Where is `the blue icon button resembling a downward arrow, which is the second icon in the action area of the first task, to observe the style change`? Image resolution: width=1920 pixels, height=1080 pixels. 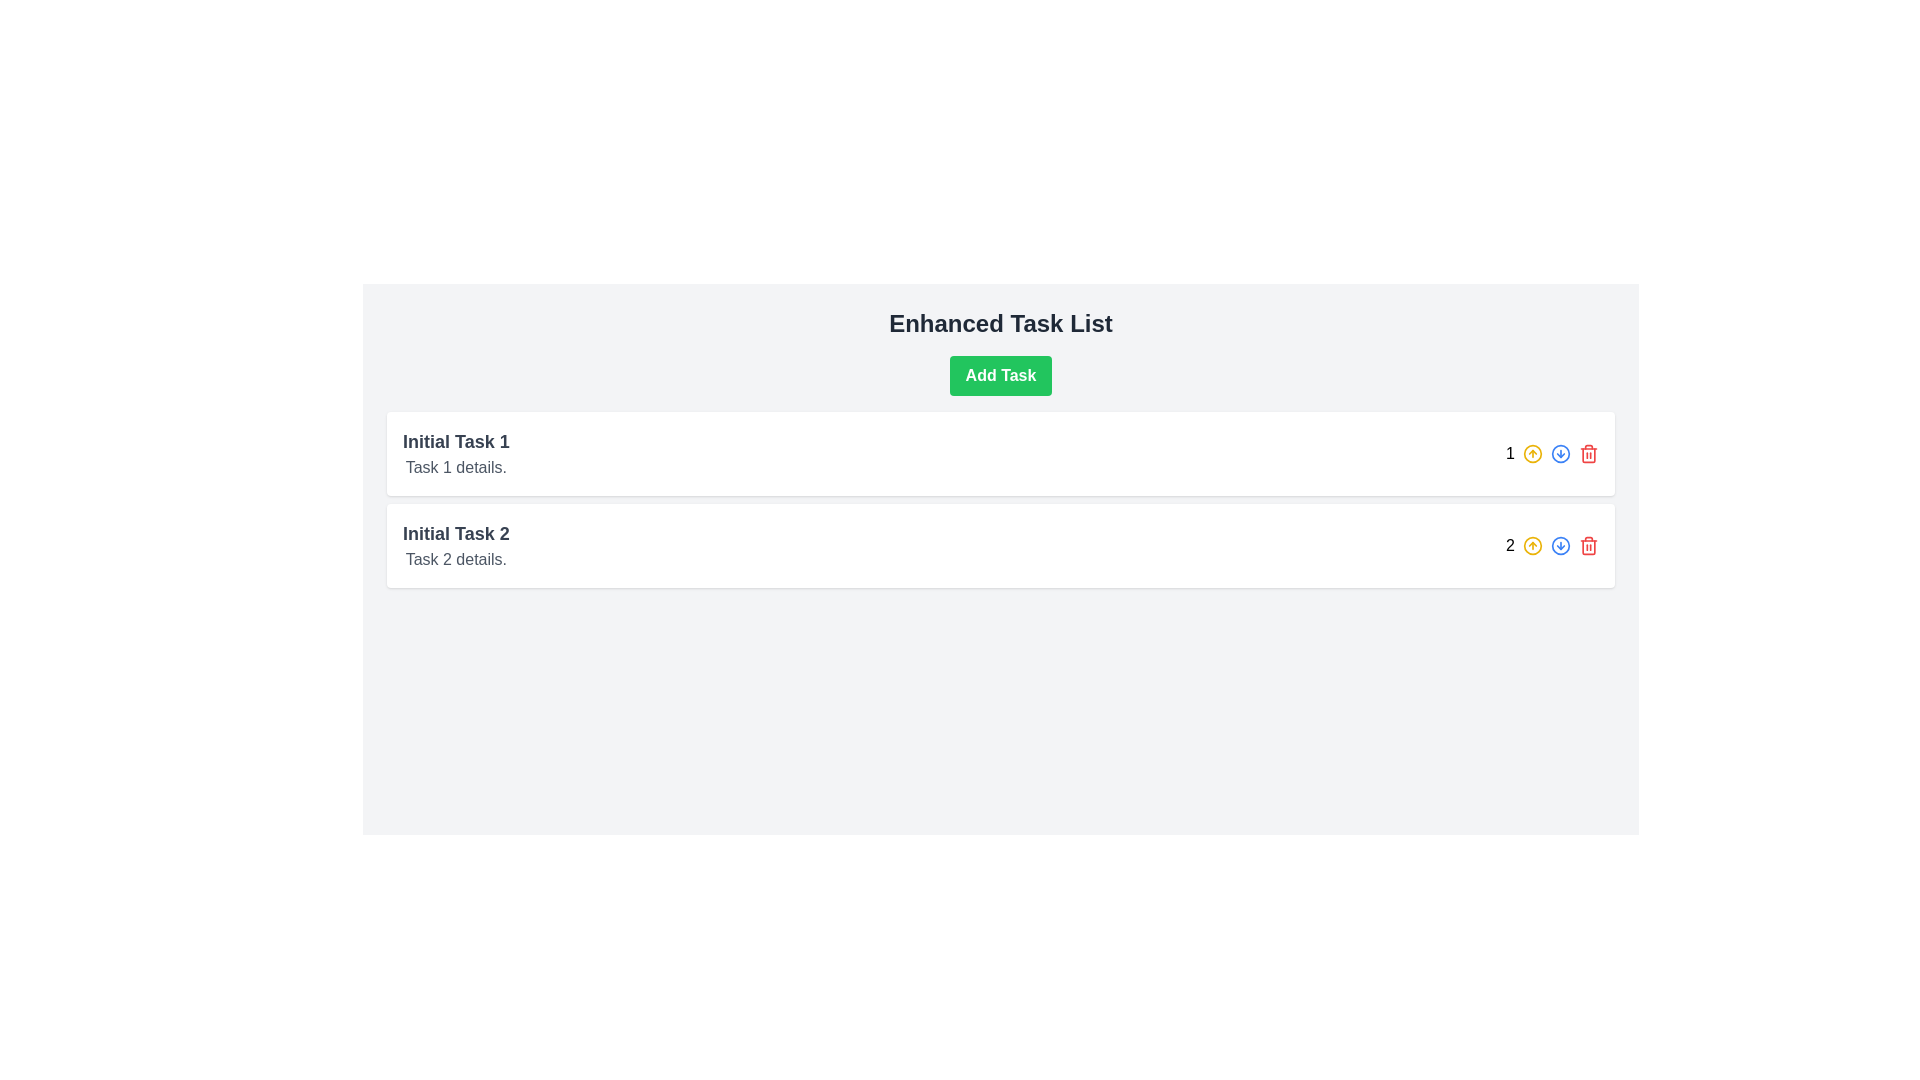
the blue icon button resembling a downward arrow, which is the second icon in the action area of the first task, to observe the style change is located at coordinates (1559, 454).